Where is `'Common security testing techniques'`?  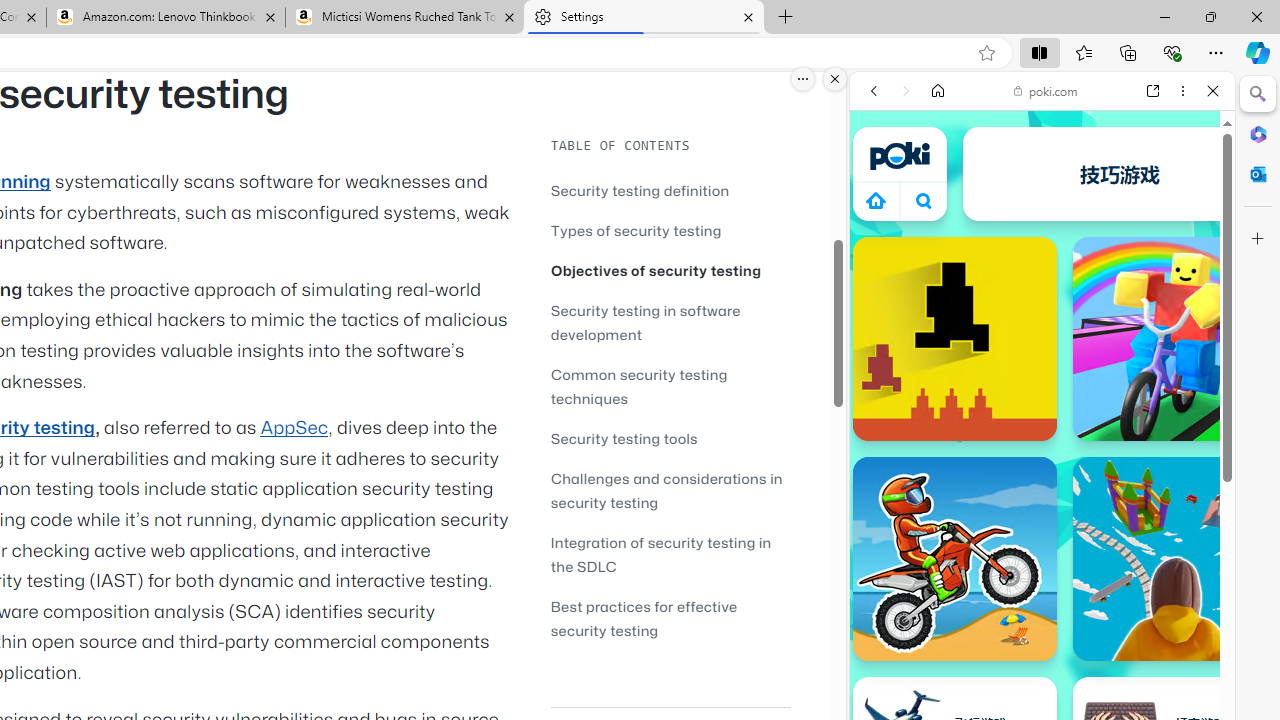
'Common security testing techniques' is located at coordinates (638, 386).